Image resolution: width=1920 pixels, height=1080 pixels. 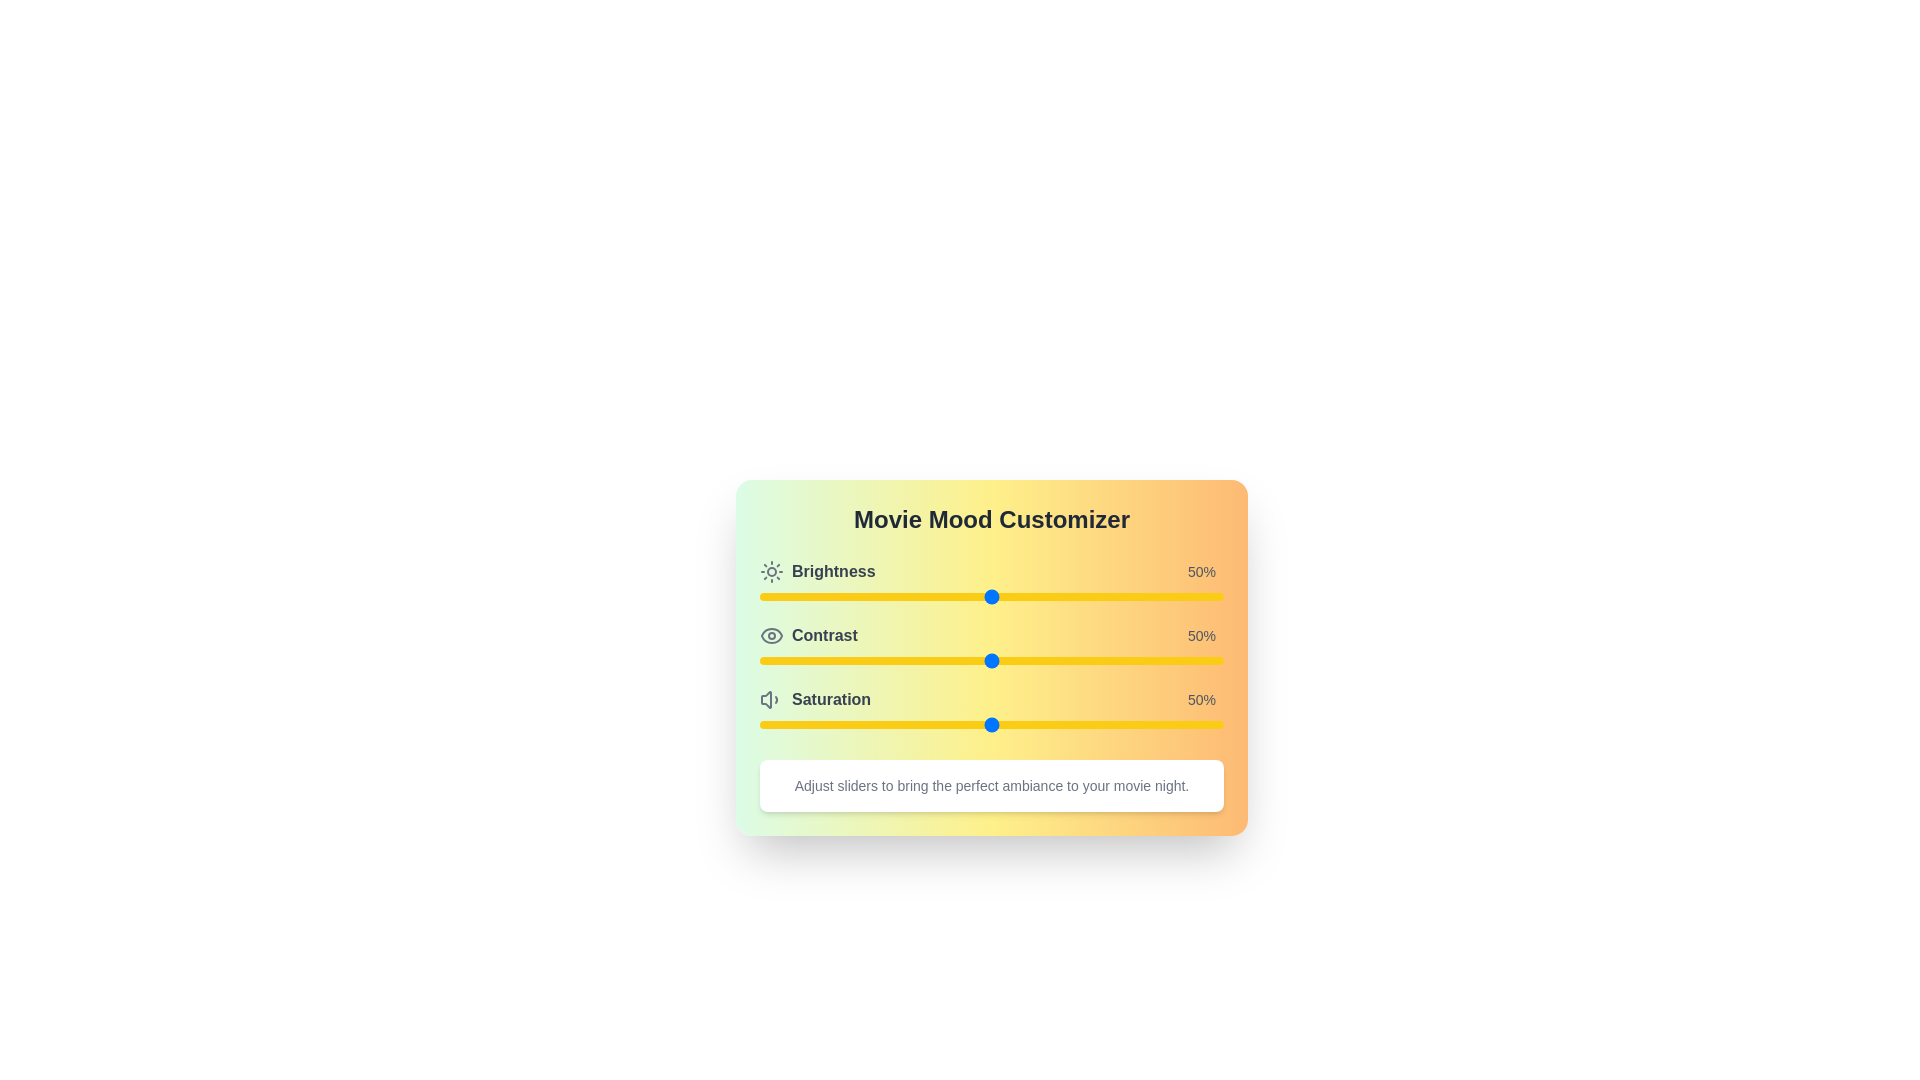 I want to click on the contrast level, so click(x=871, y=660).